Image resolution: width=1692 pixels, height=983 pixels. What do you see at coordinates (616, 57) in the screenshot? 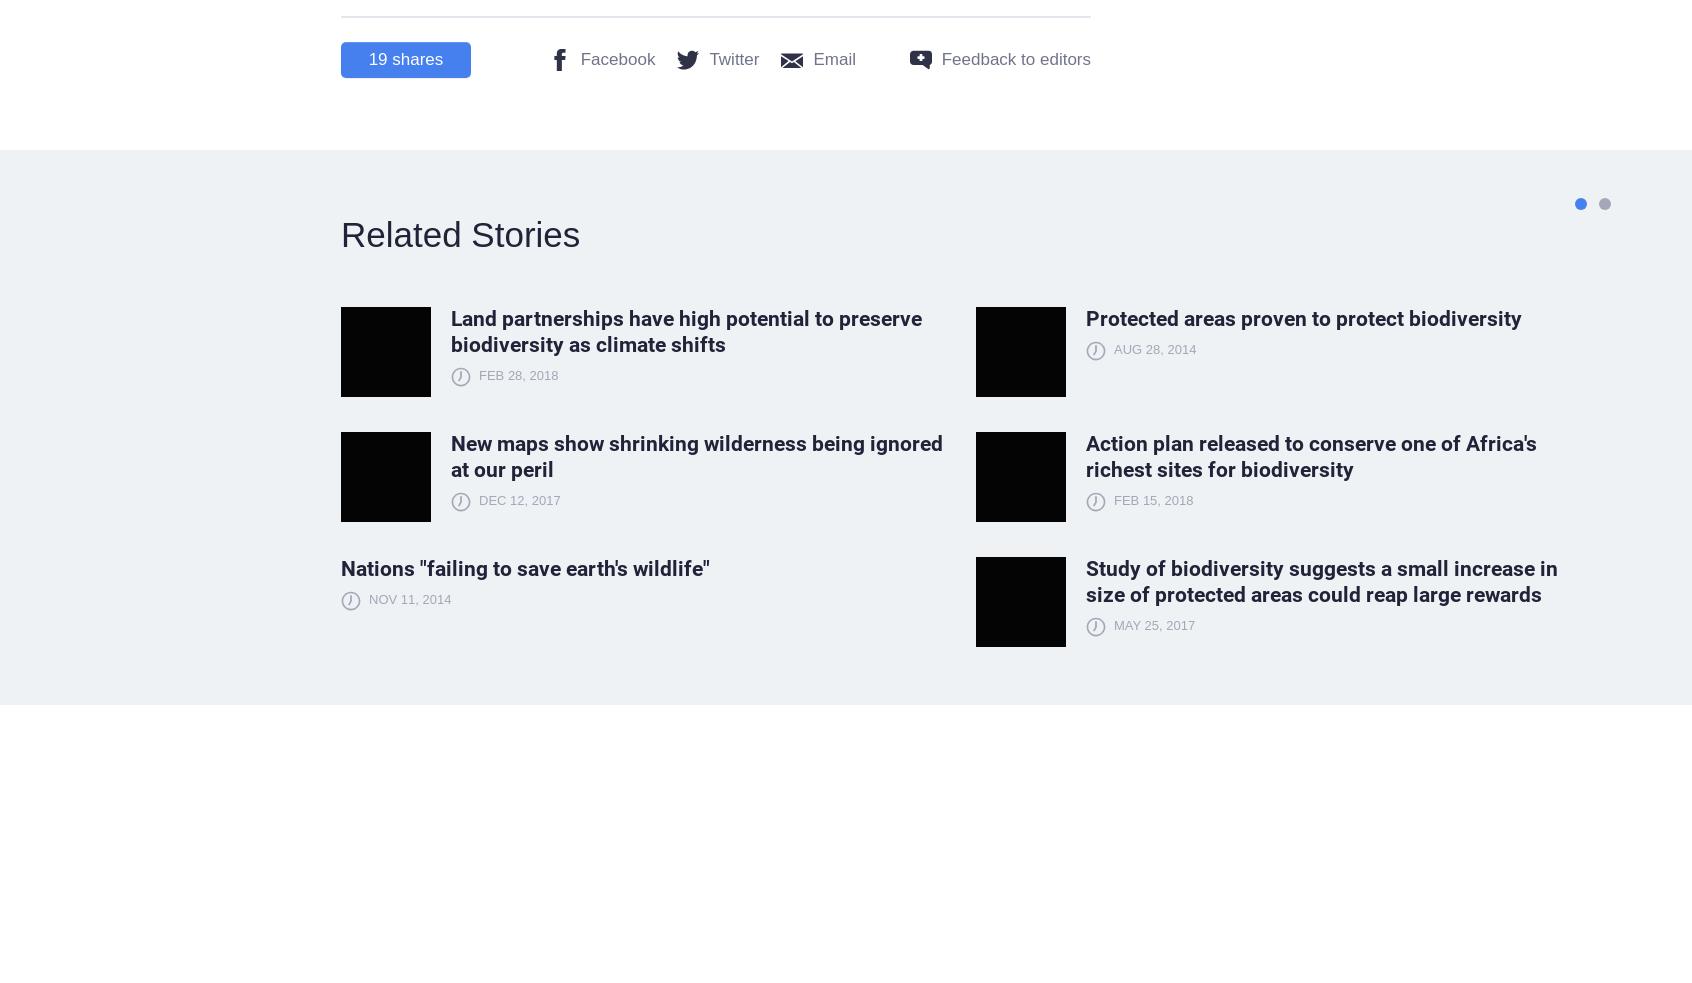
I see `'Facebook'` at bounding box center [616, 57].